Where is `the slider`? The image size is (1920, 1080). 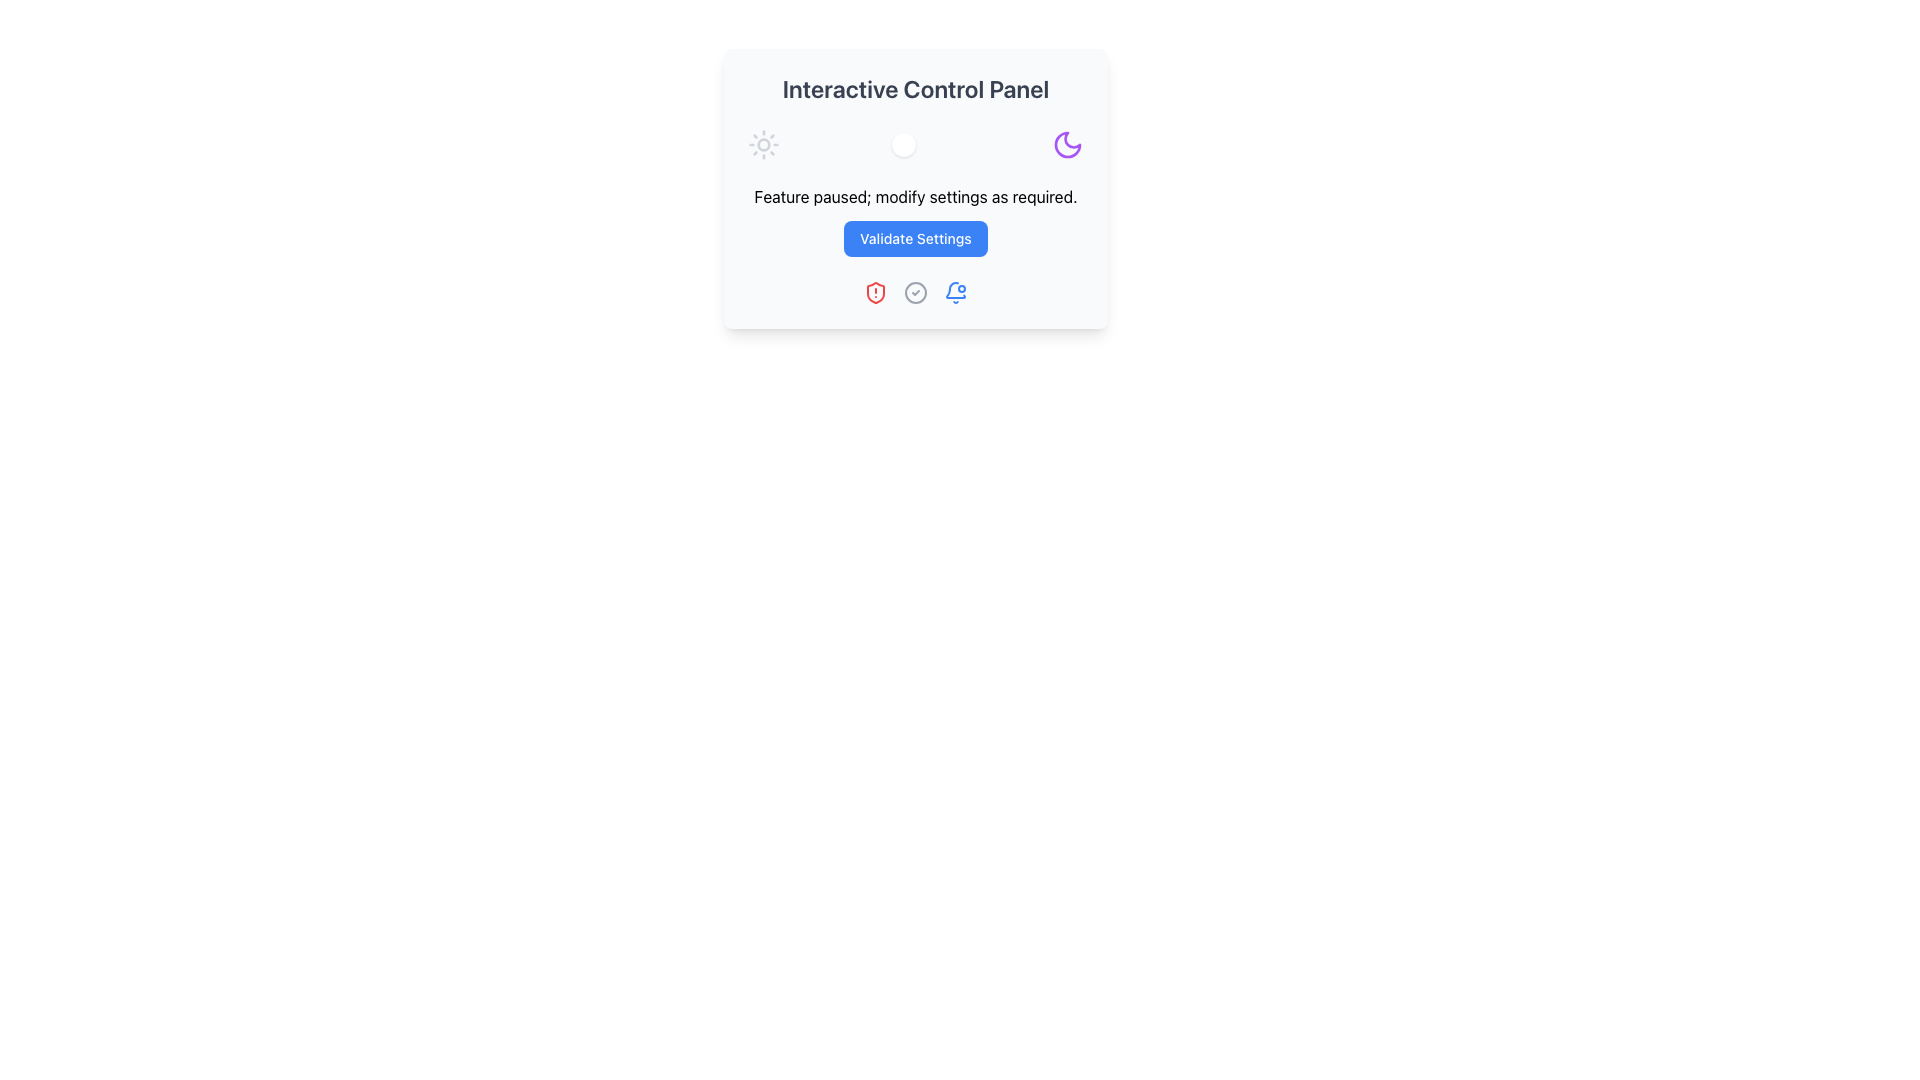
the slider is located at coordinates (904, 144).